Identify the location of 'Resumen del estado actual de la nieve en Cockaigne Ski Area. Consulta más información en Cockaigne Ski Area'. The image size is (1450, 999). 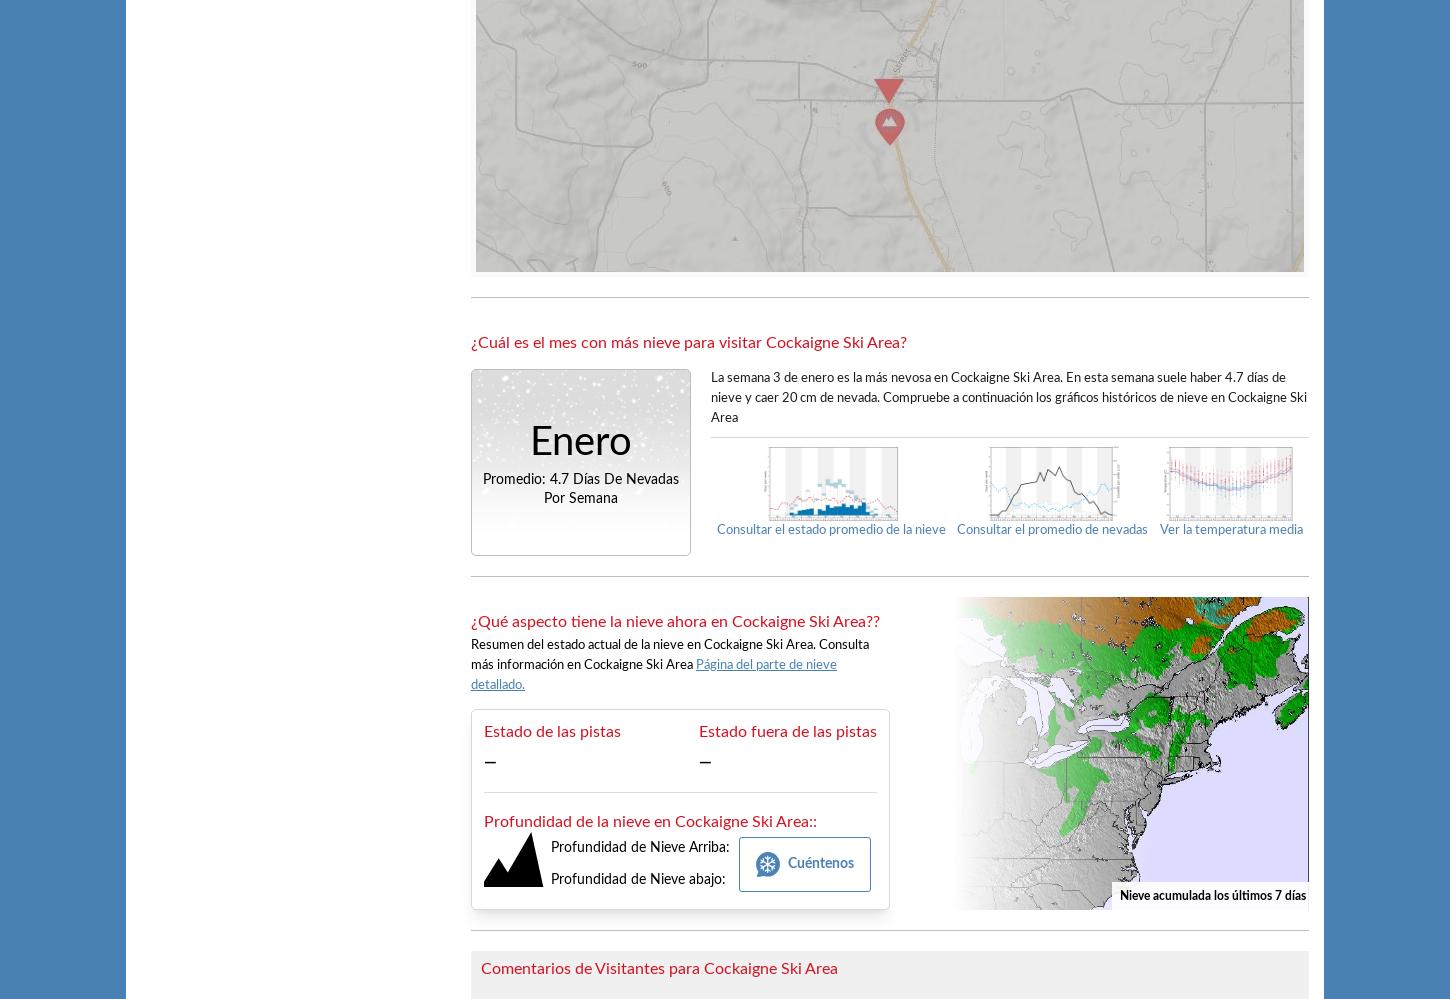
(669, 653).